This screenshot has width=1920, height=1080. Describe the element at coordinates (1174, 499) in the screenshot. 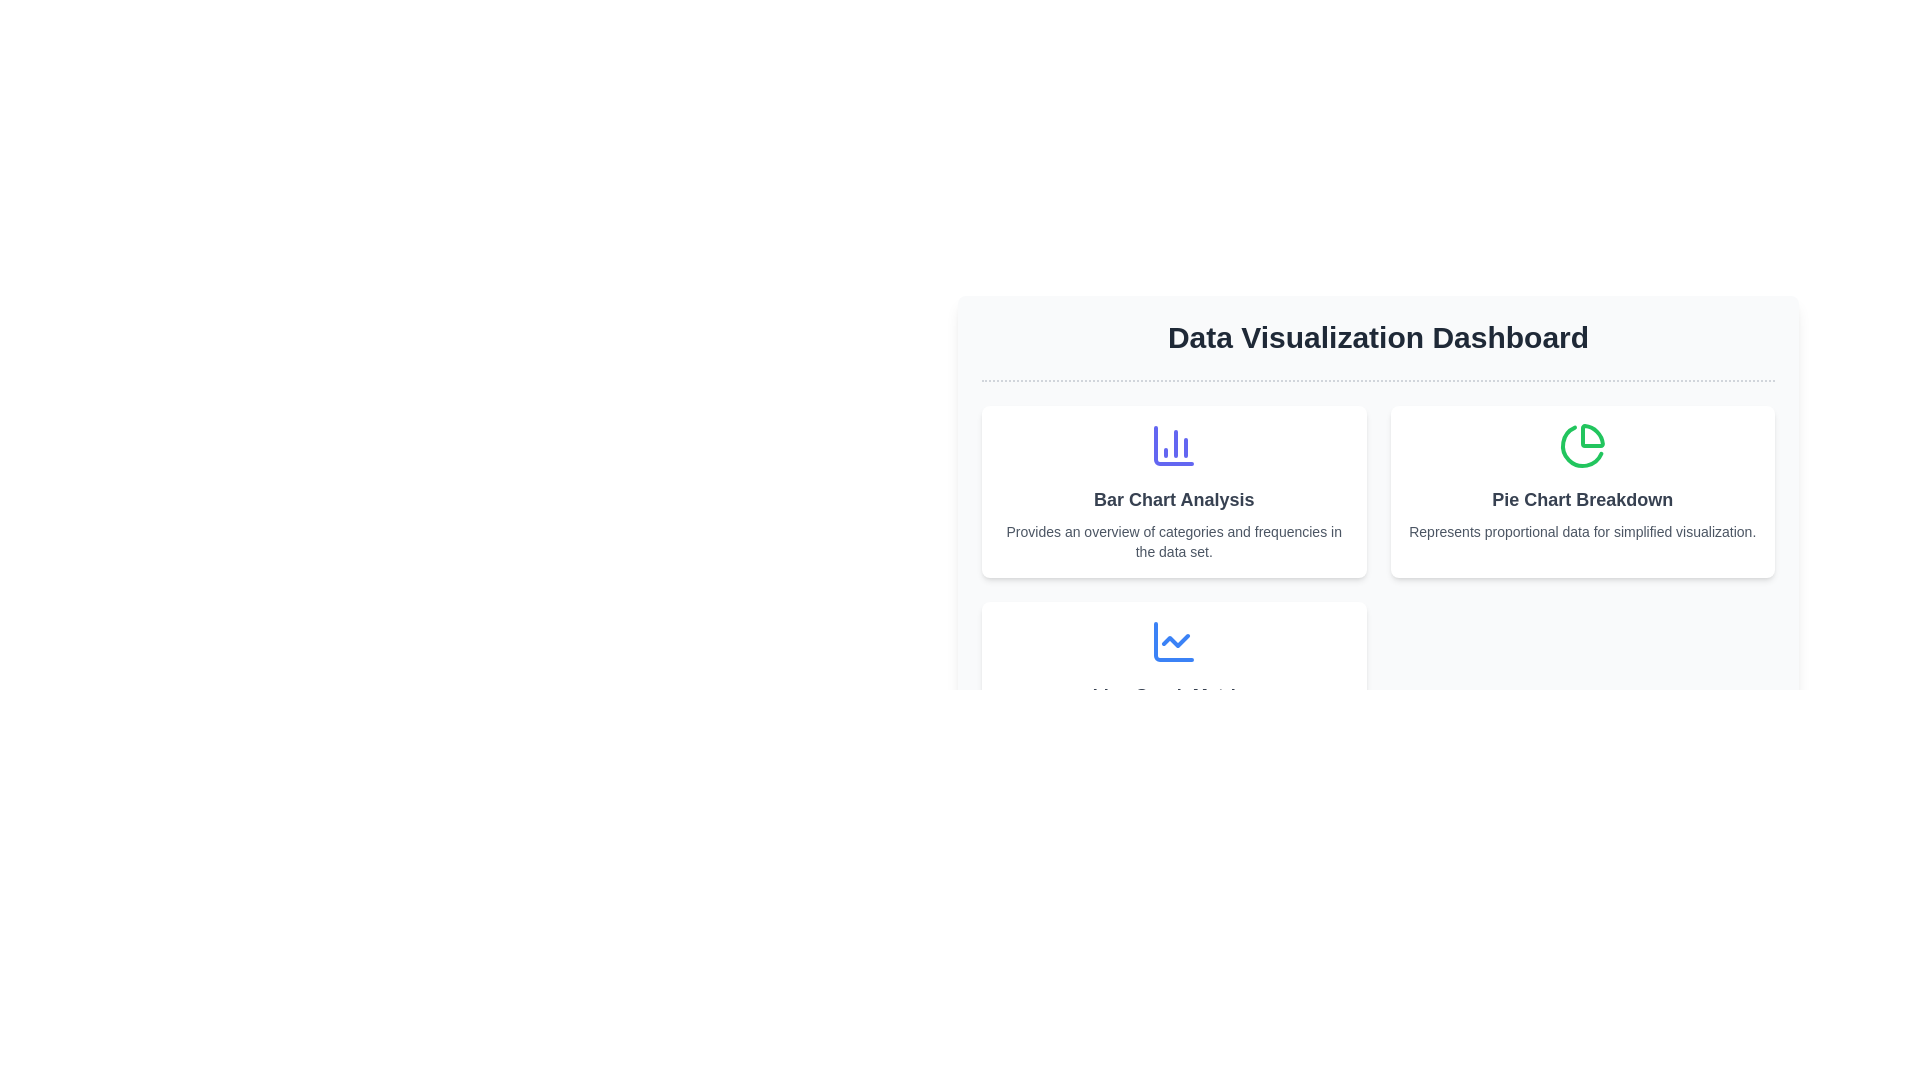

I see `the text label that serves as a title for the bar chart analysis section, located beneath an indigo-colored chart icon and above a descriptive text block` at that location.